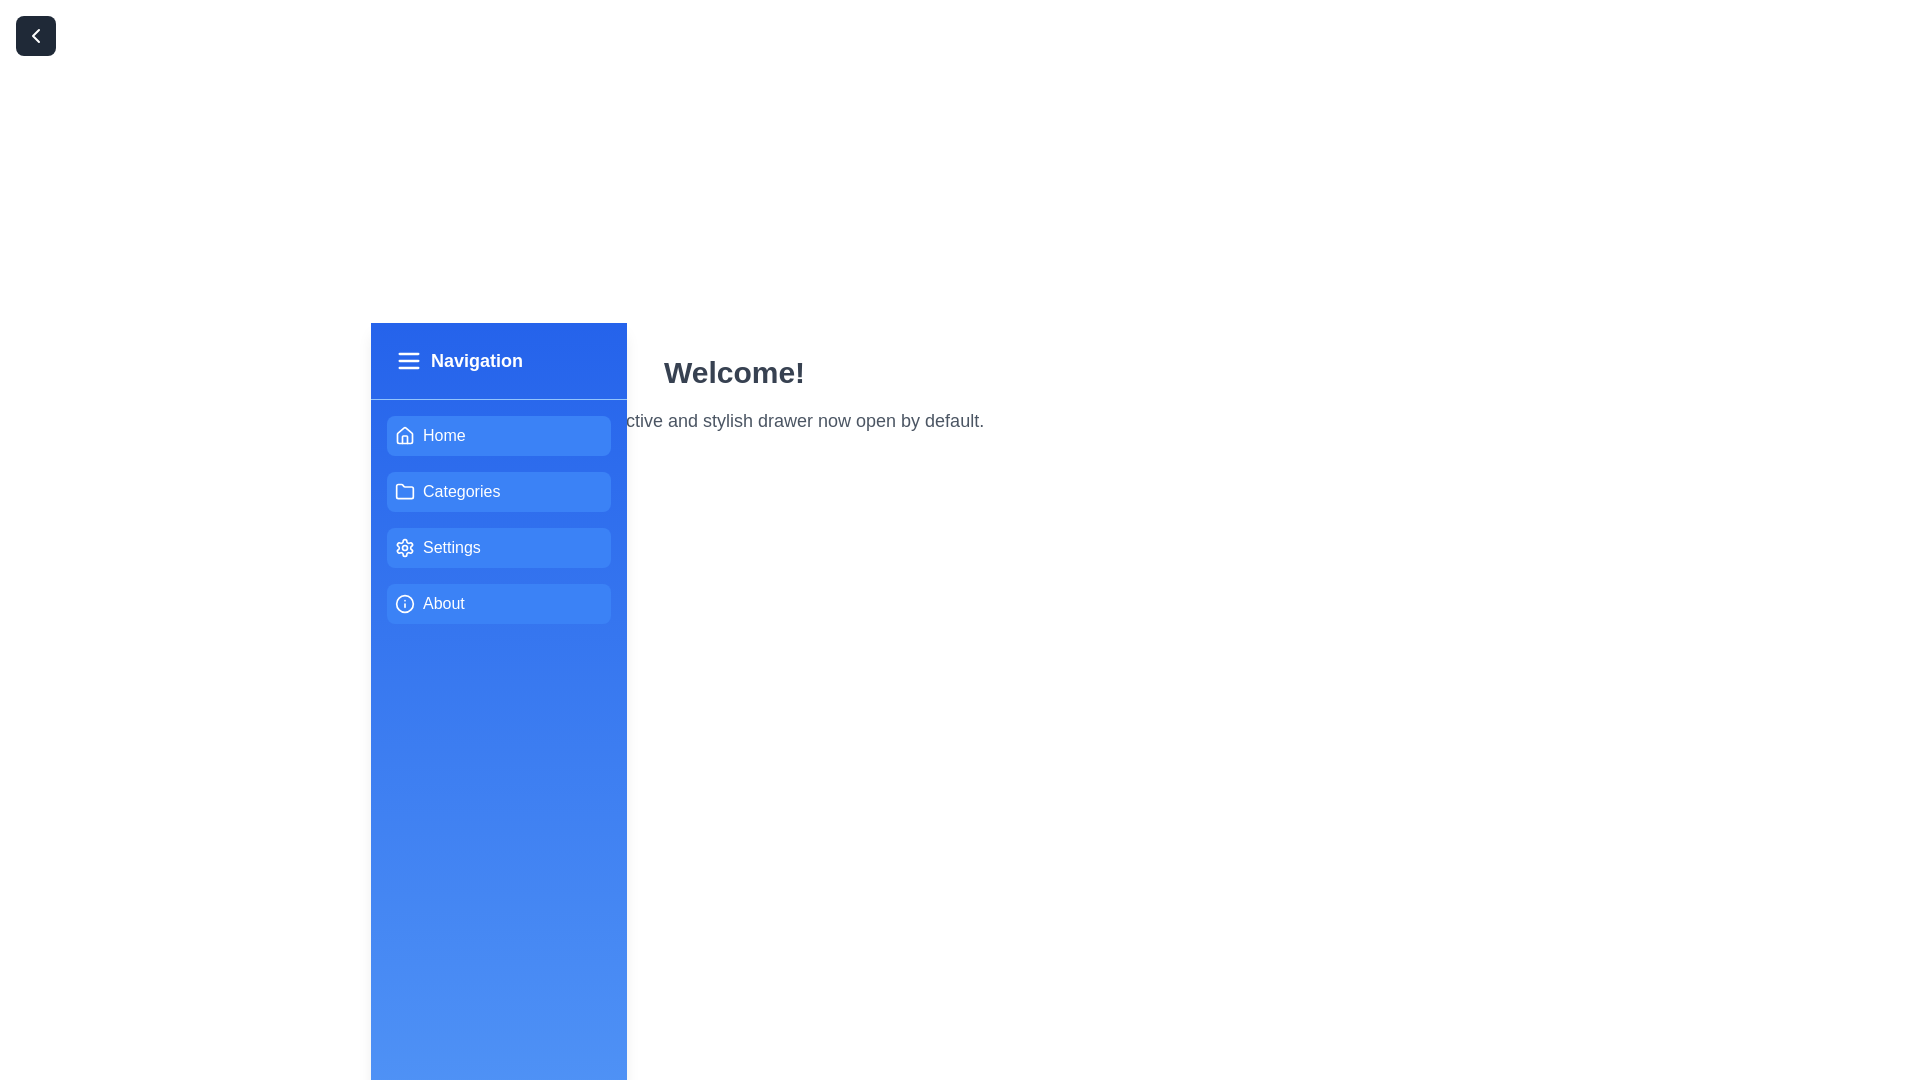 The image size is (1920, 1080). Describe the element at coordinates (403, 547) in the screenshot. I see `the settings icon located in the sidebar, which is situated below the Home and Categories buttons and above the About button` at that location.